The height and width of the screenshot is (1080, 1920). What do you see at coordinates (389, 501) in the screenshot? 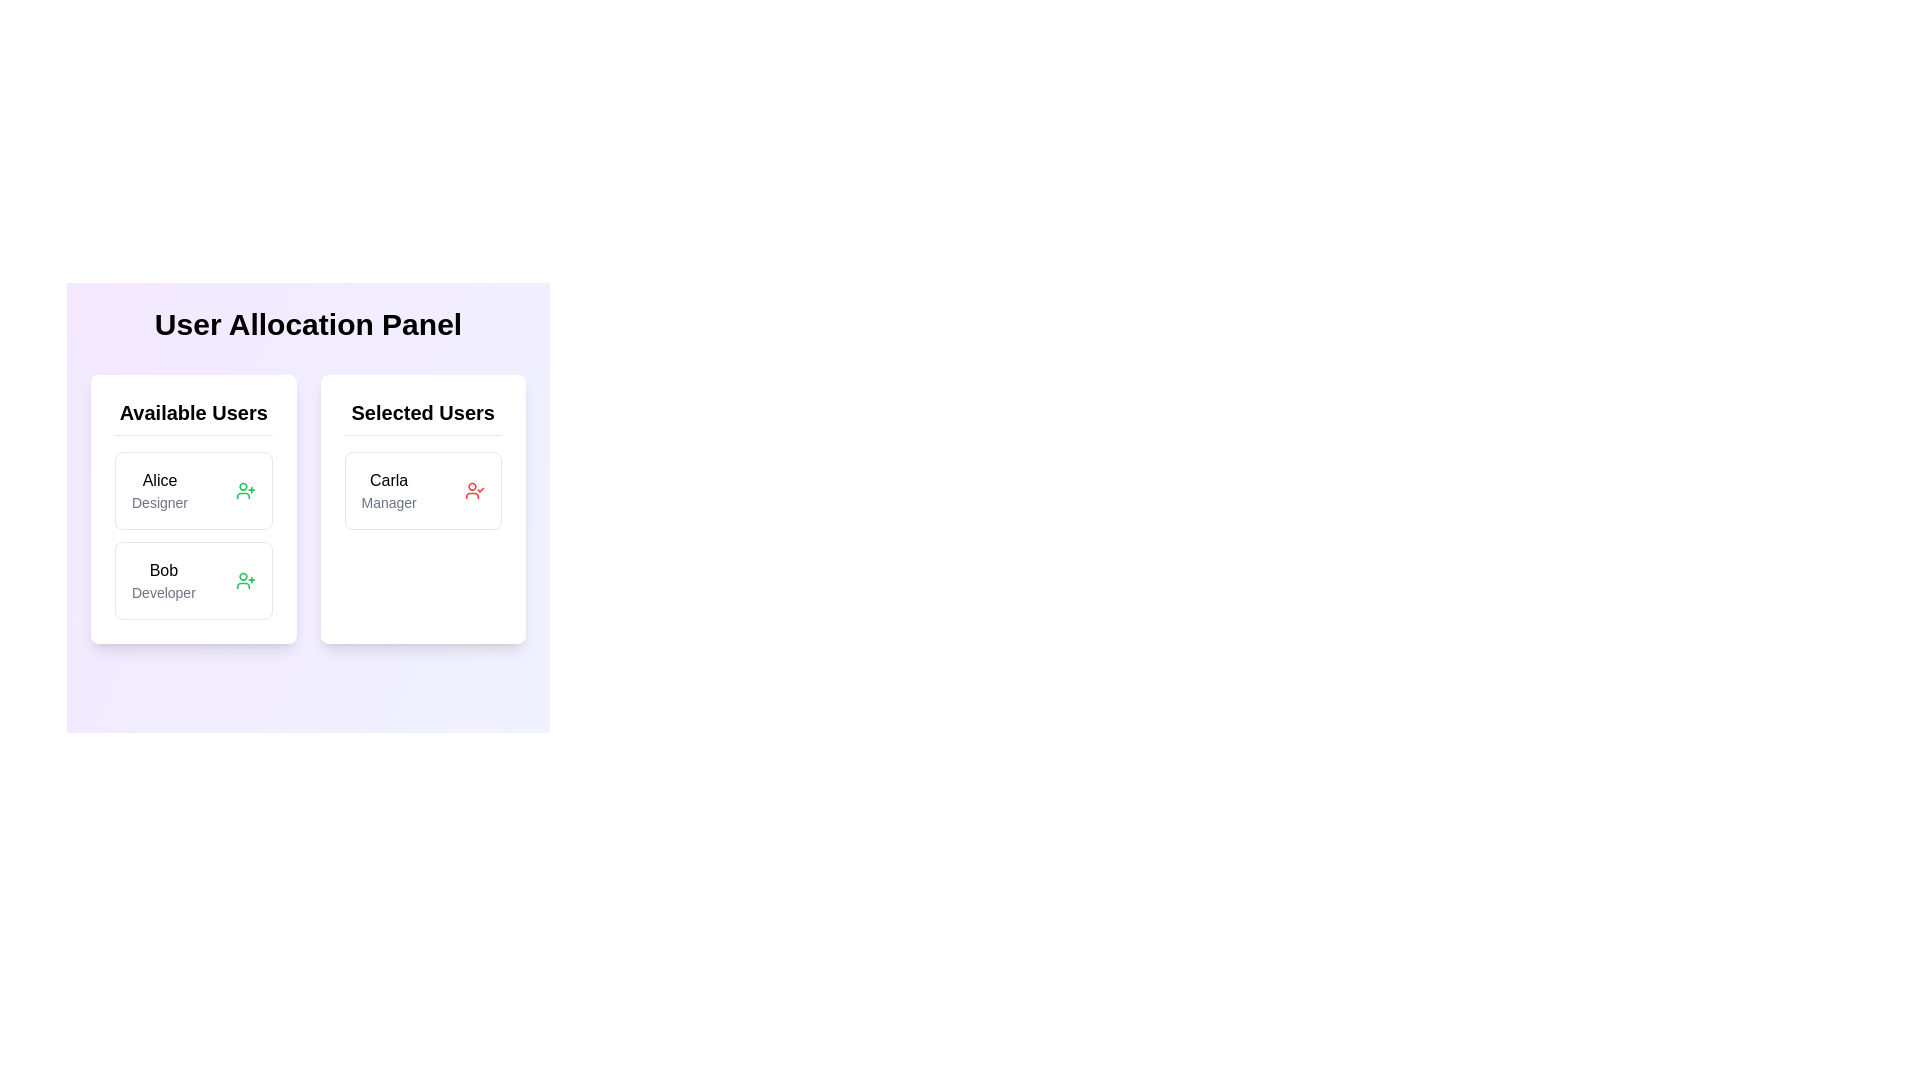
I see `the 'Manager' text label, which is displayed in a small, gray font and located under the name 'Carla' within the 'Selected Users' section` at bounding box center [389, 501].